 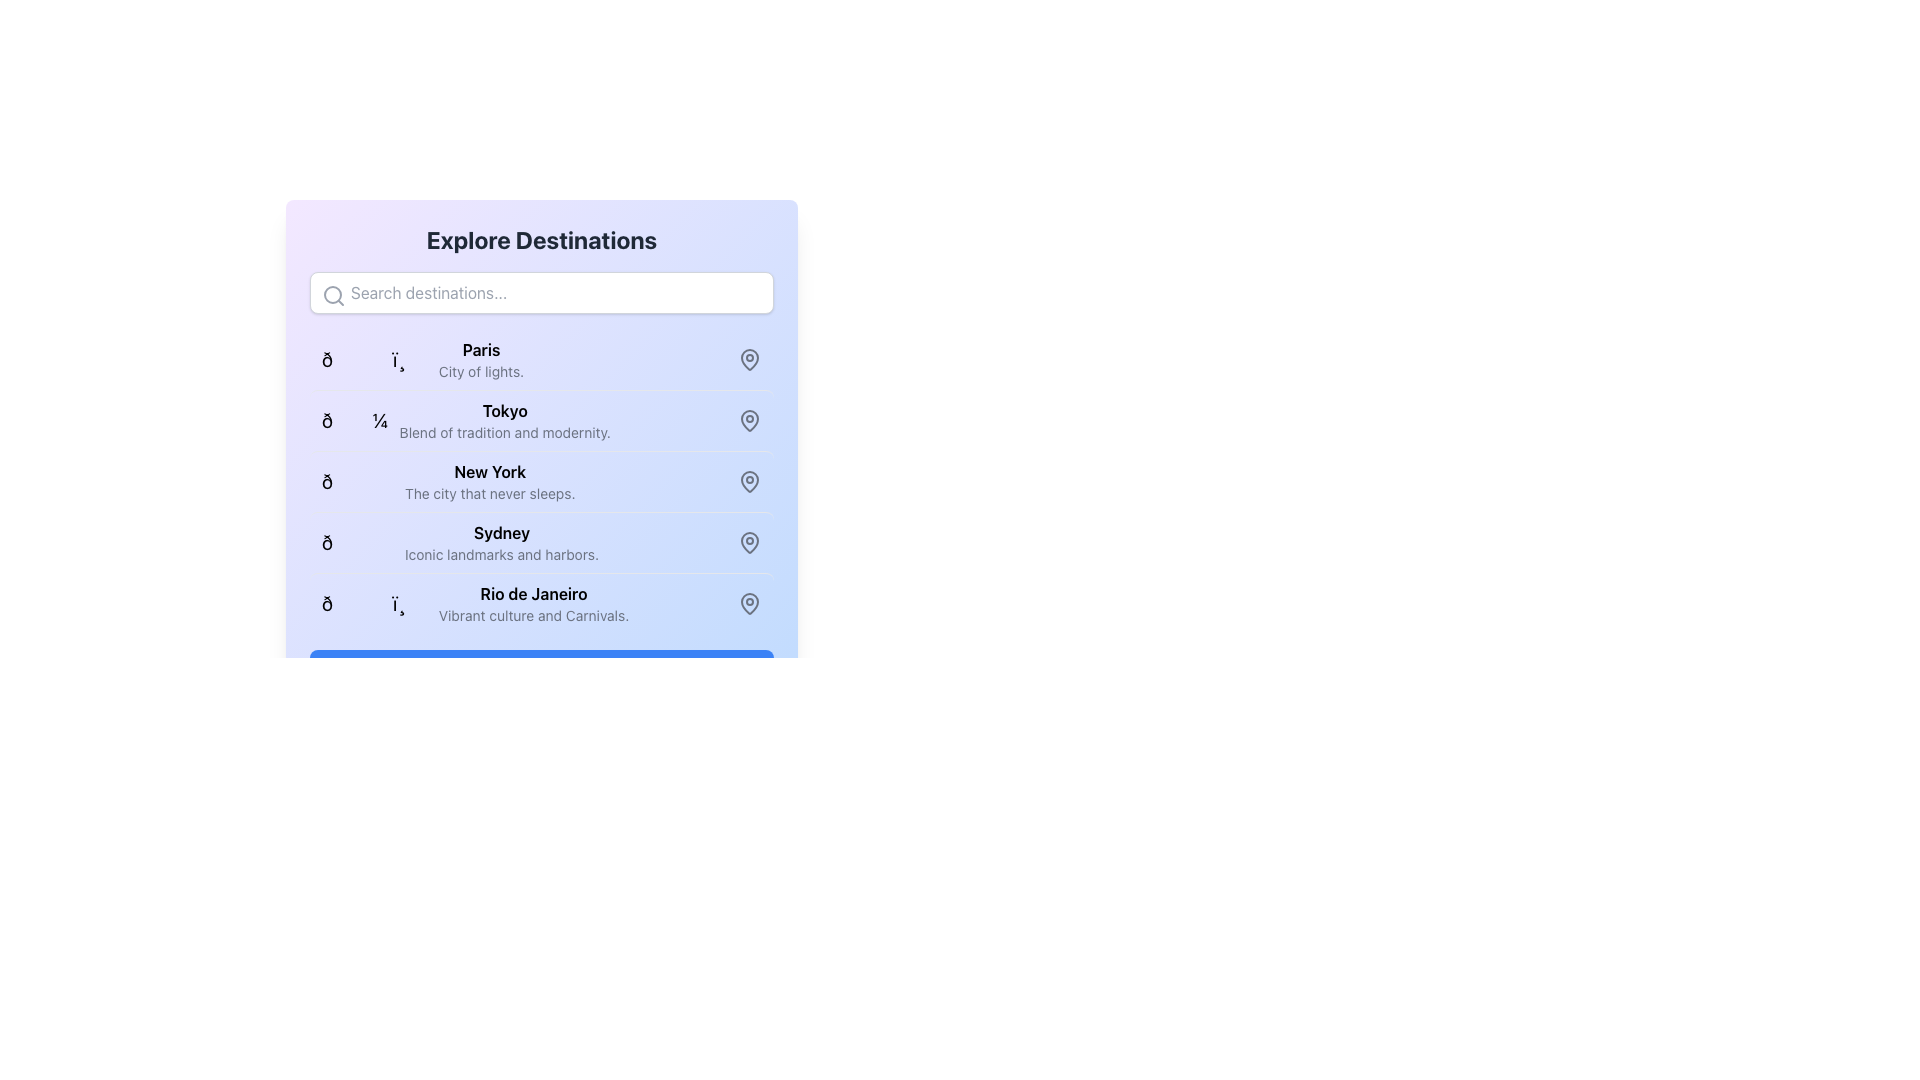 What do you see at coordinates (334, 296) in the screenshot?
I see `the search icon located inside the search input field labeled 'Search destinations...' to initiate a search action` at bounding box center [334, 296].